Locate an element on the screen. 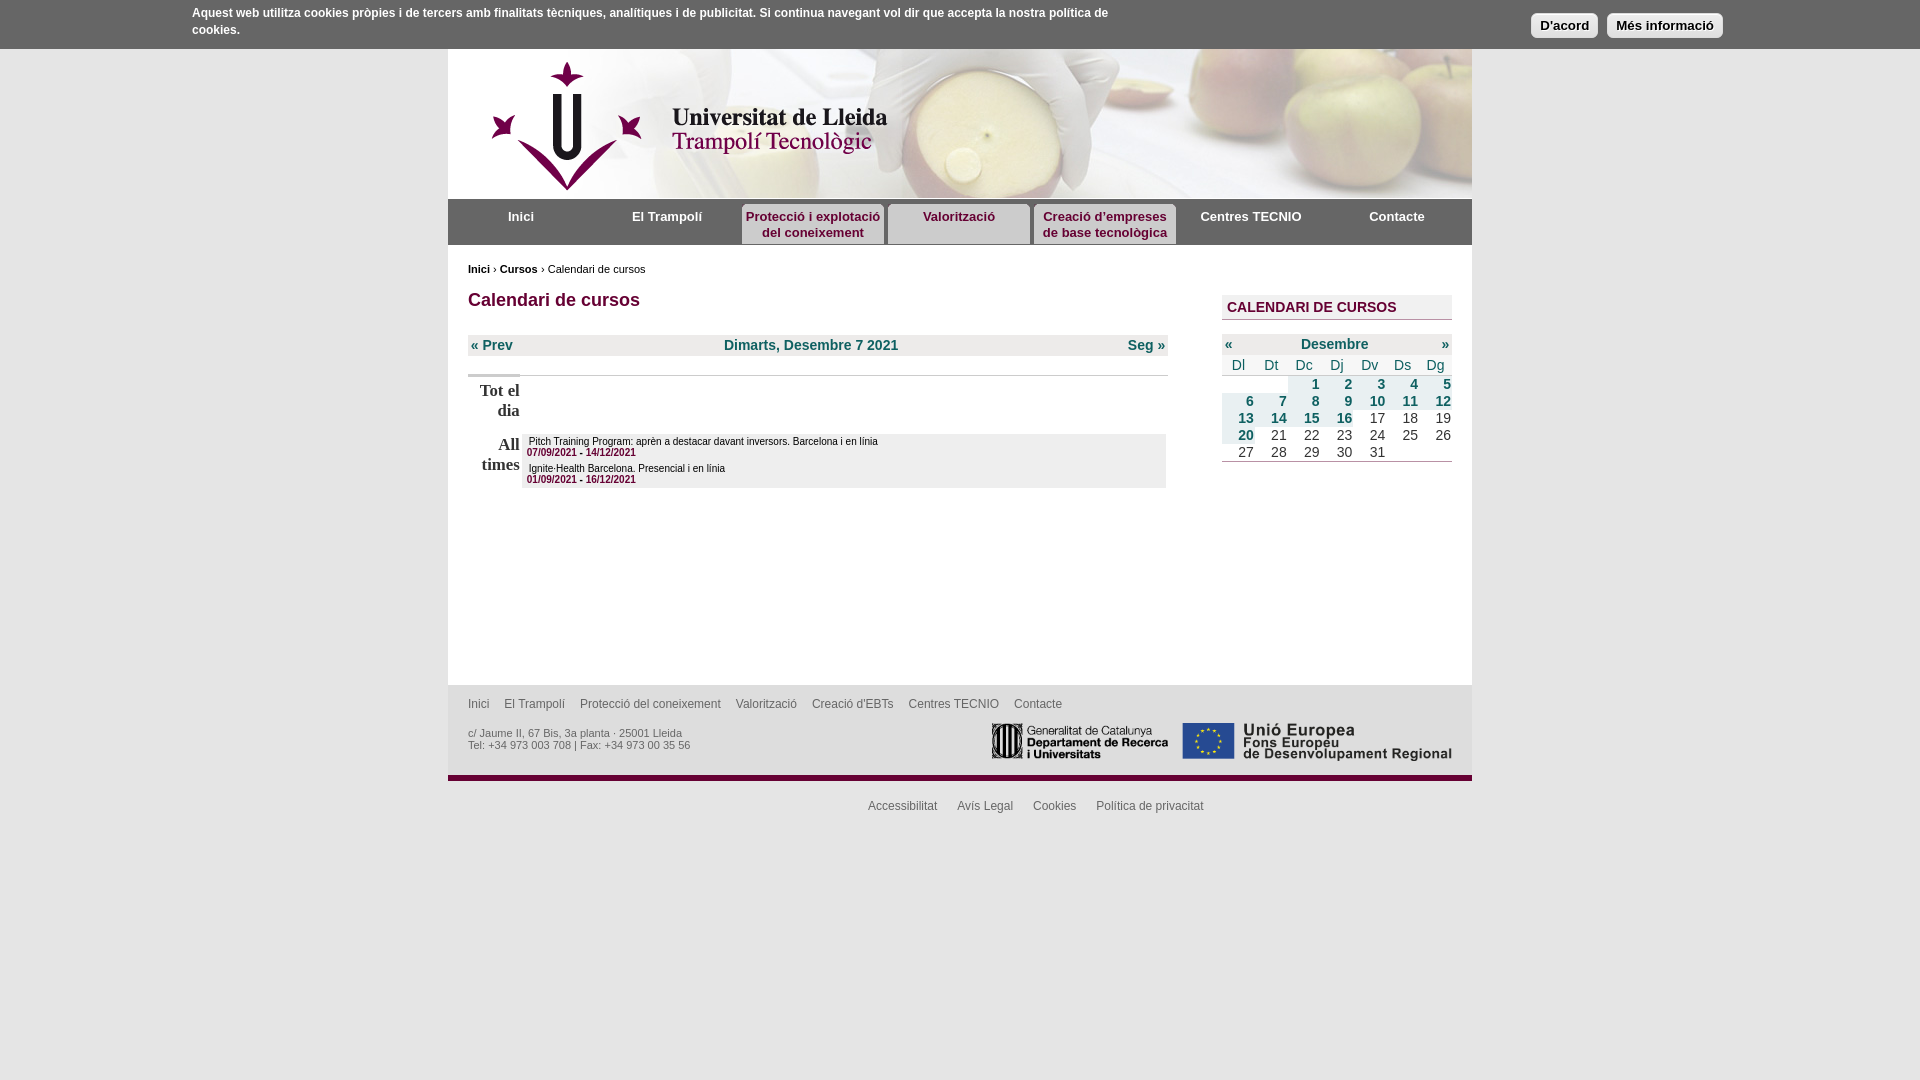  '7' is located at coordinates (1282, 401).